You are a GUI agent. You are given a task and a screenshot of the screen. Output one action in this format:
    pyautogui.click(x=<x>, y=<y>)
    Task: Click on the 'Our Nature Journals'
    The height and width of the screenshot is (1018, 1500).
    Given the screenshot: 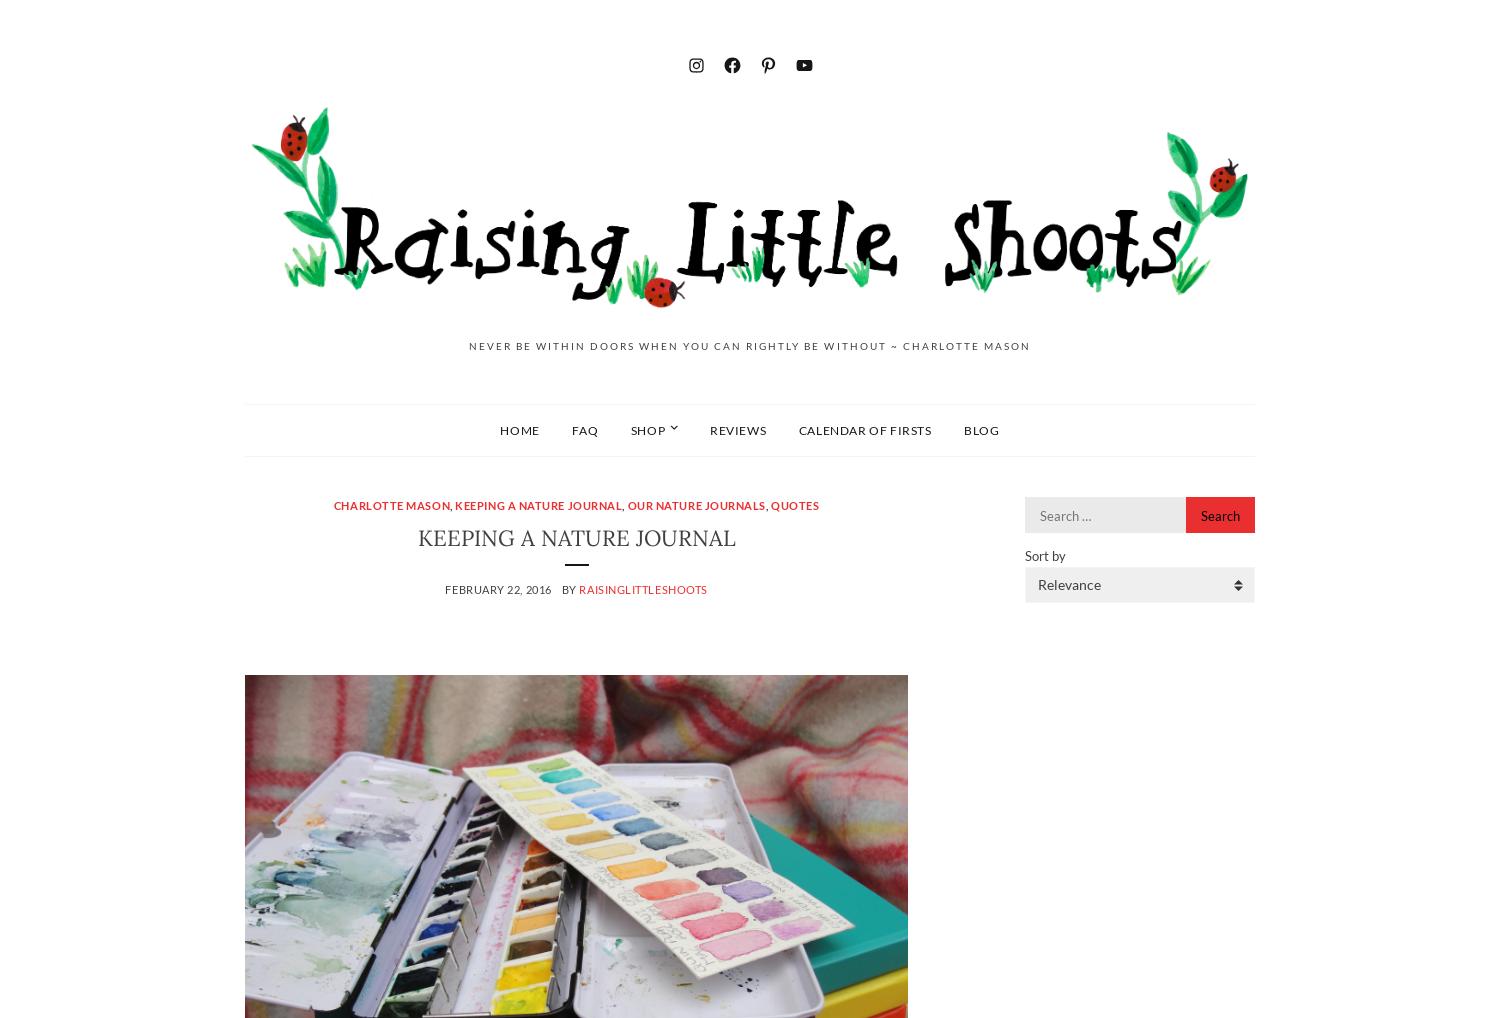 What is the action you would take?
    pyautogui.click(x=695, y=505)
    